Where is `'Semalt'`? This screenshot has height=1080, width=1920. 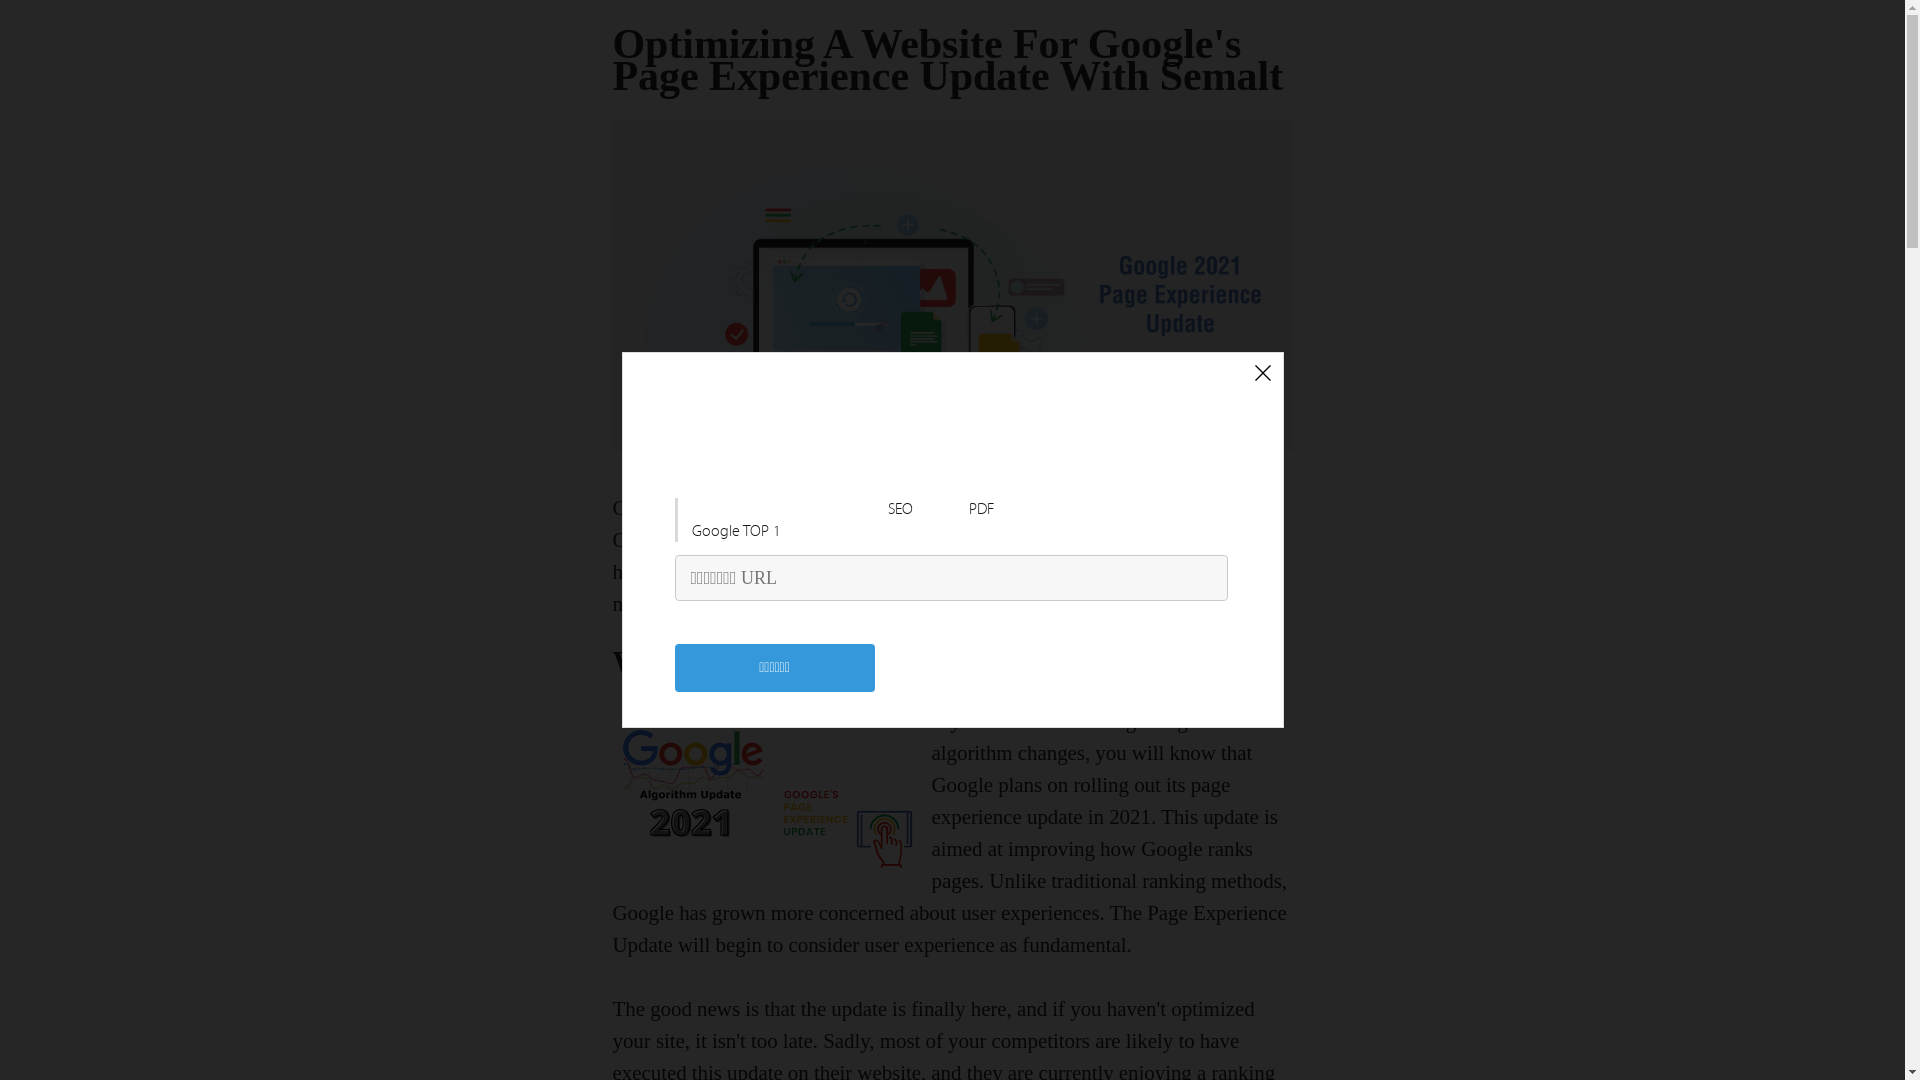 'Semalt' is located at coordinates (771, 540).